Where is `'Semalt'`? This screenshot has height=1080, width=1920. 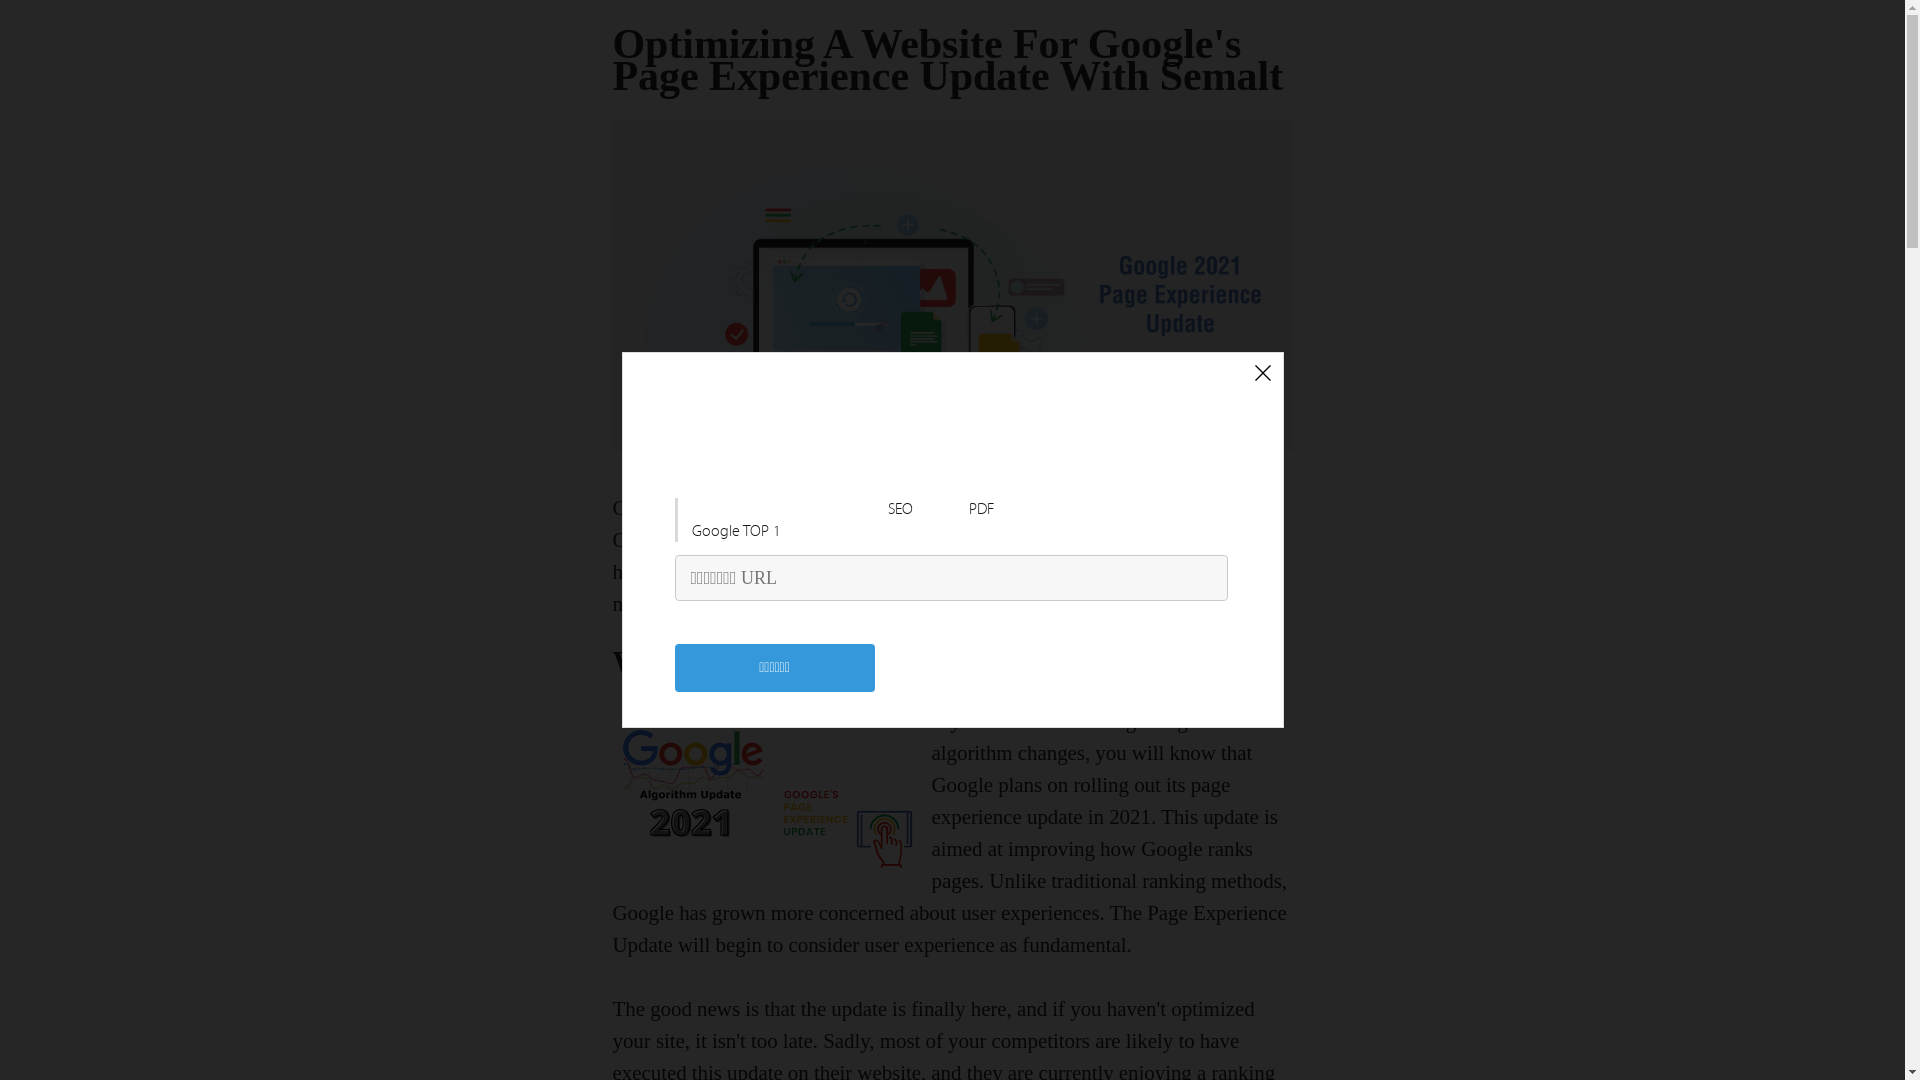 'Semalt' is located at coordinates (771, 540).